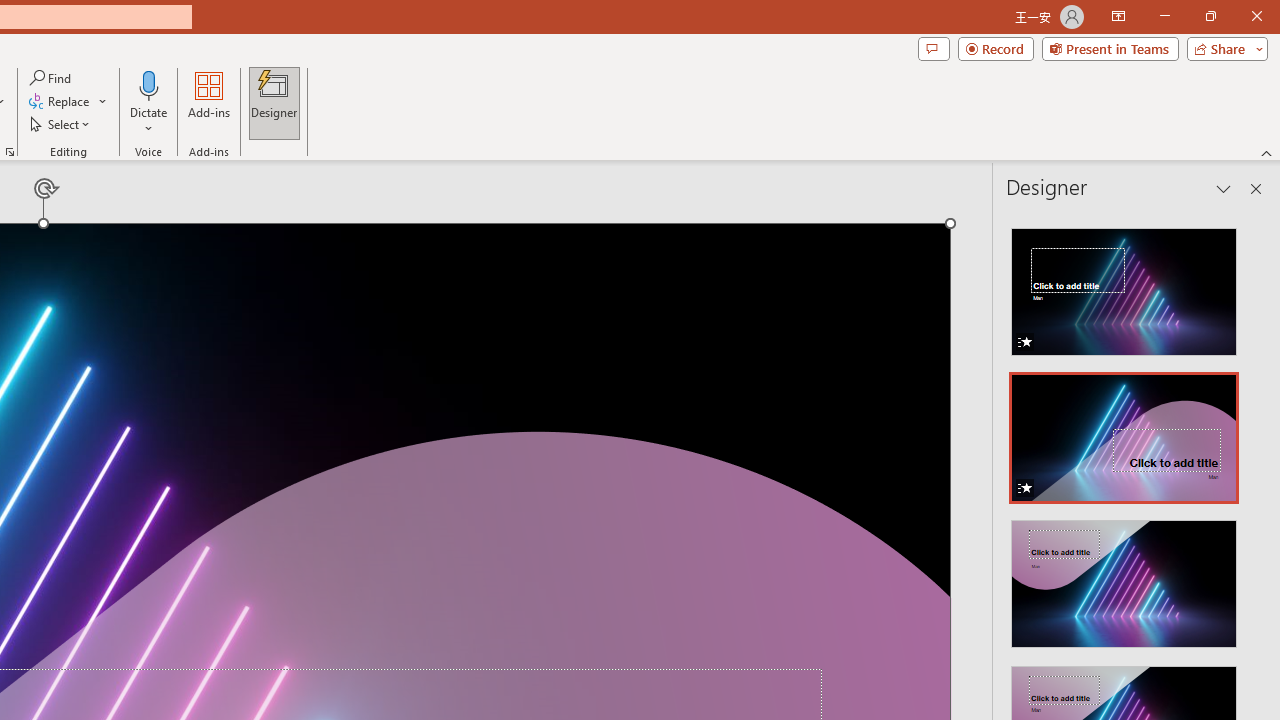 The width and height of the screenshot is (1280, 720). I want to click on 'Dictate', so click(148, 84).